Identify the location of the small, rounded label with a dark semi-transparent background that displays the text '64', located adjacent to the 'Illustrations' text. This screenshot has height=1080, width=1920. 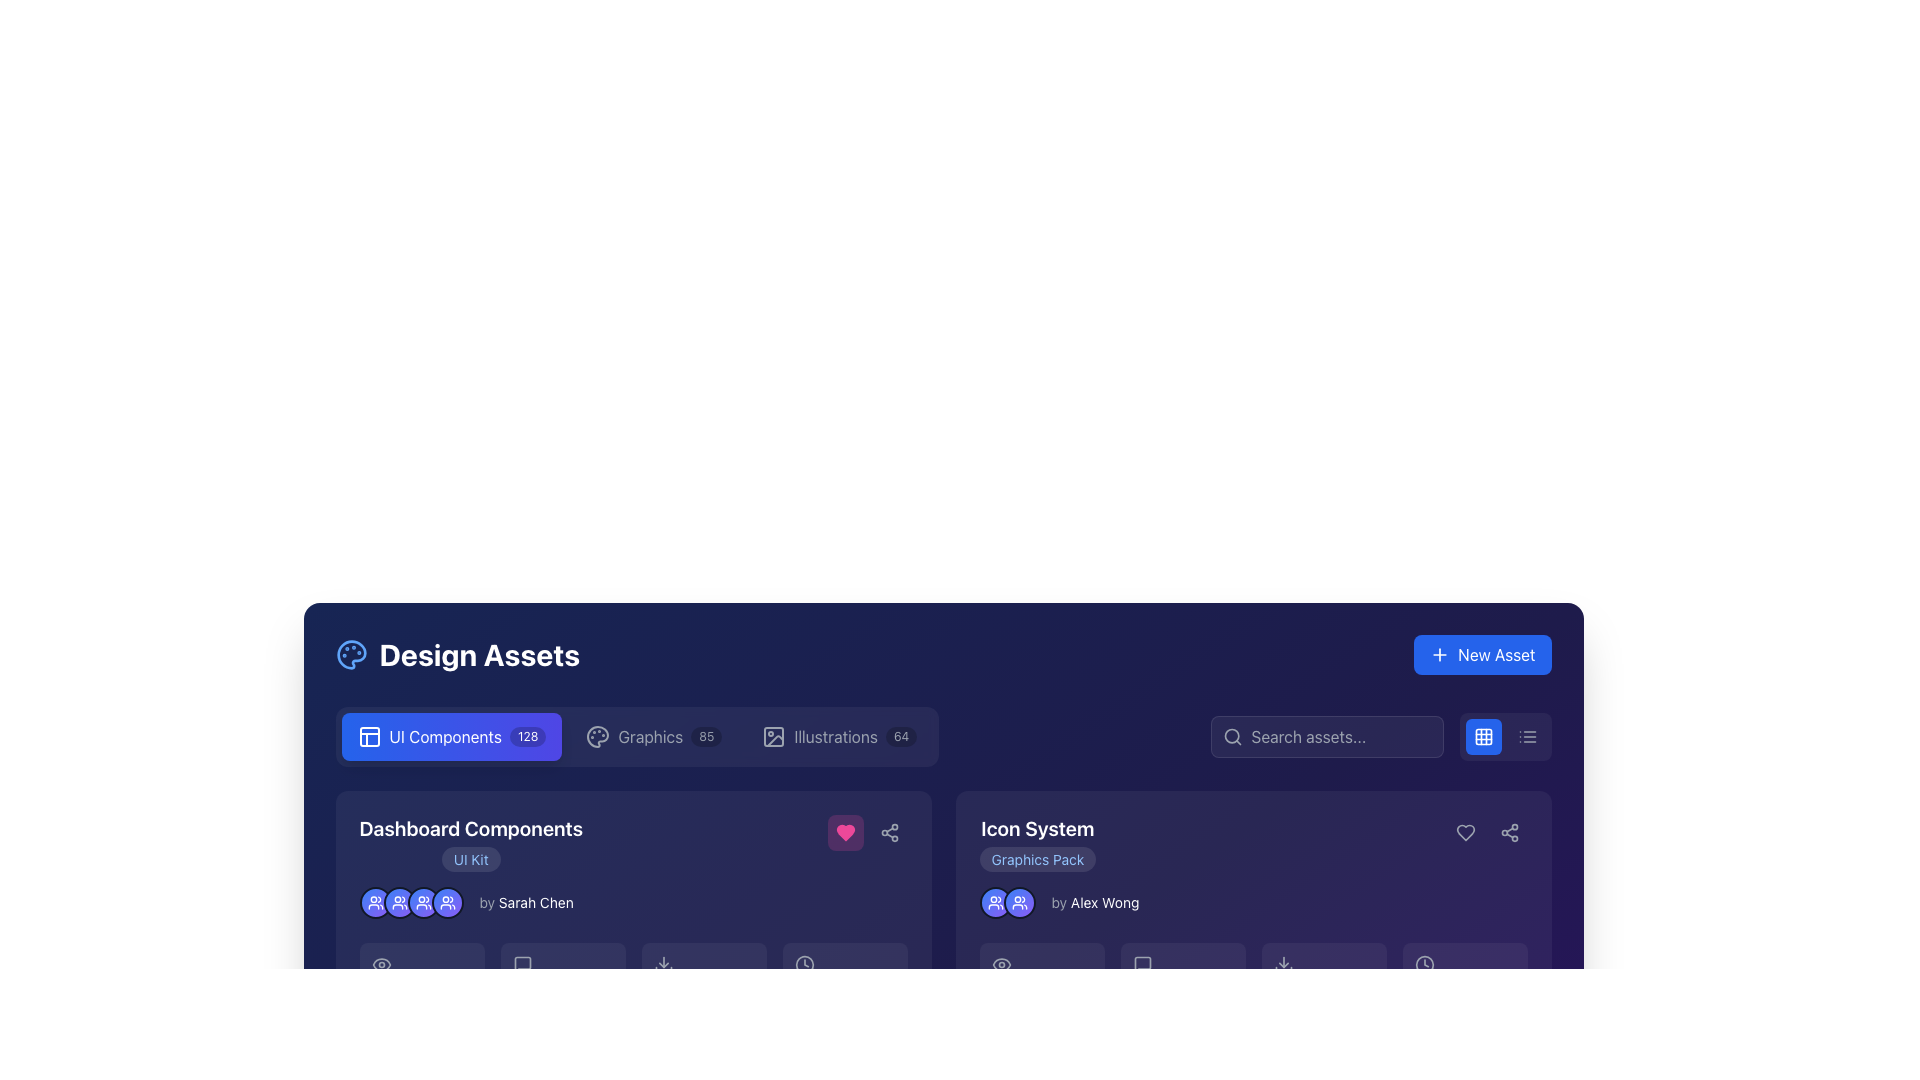
(900, 736).